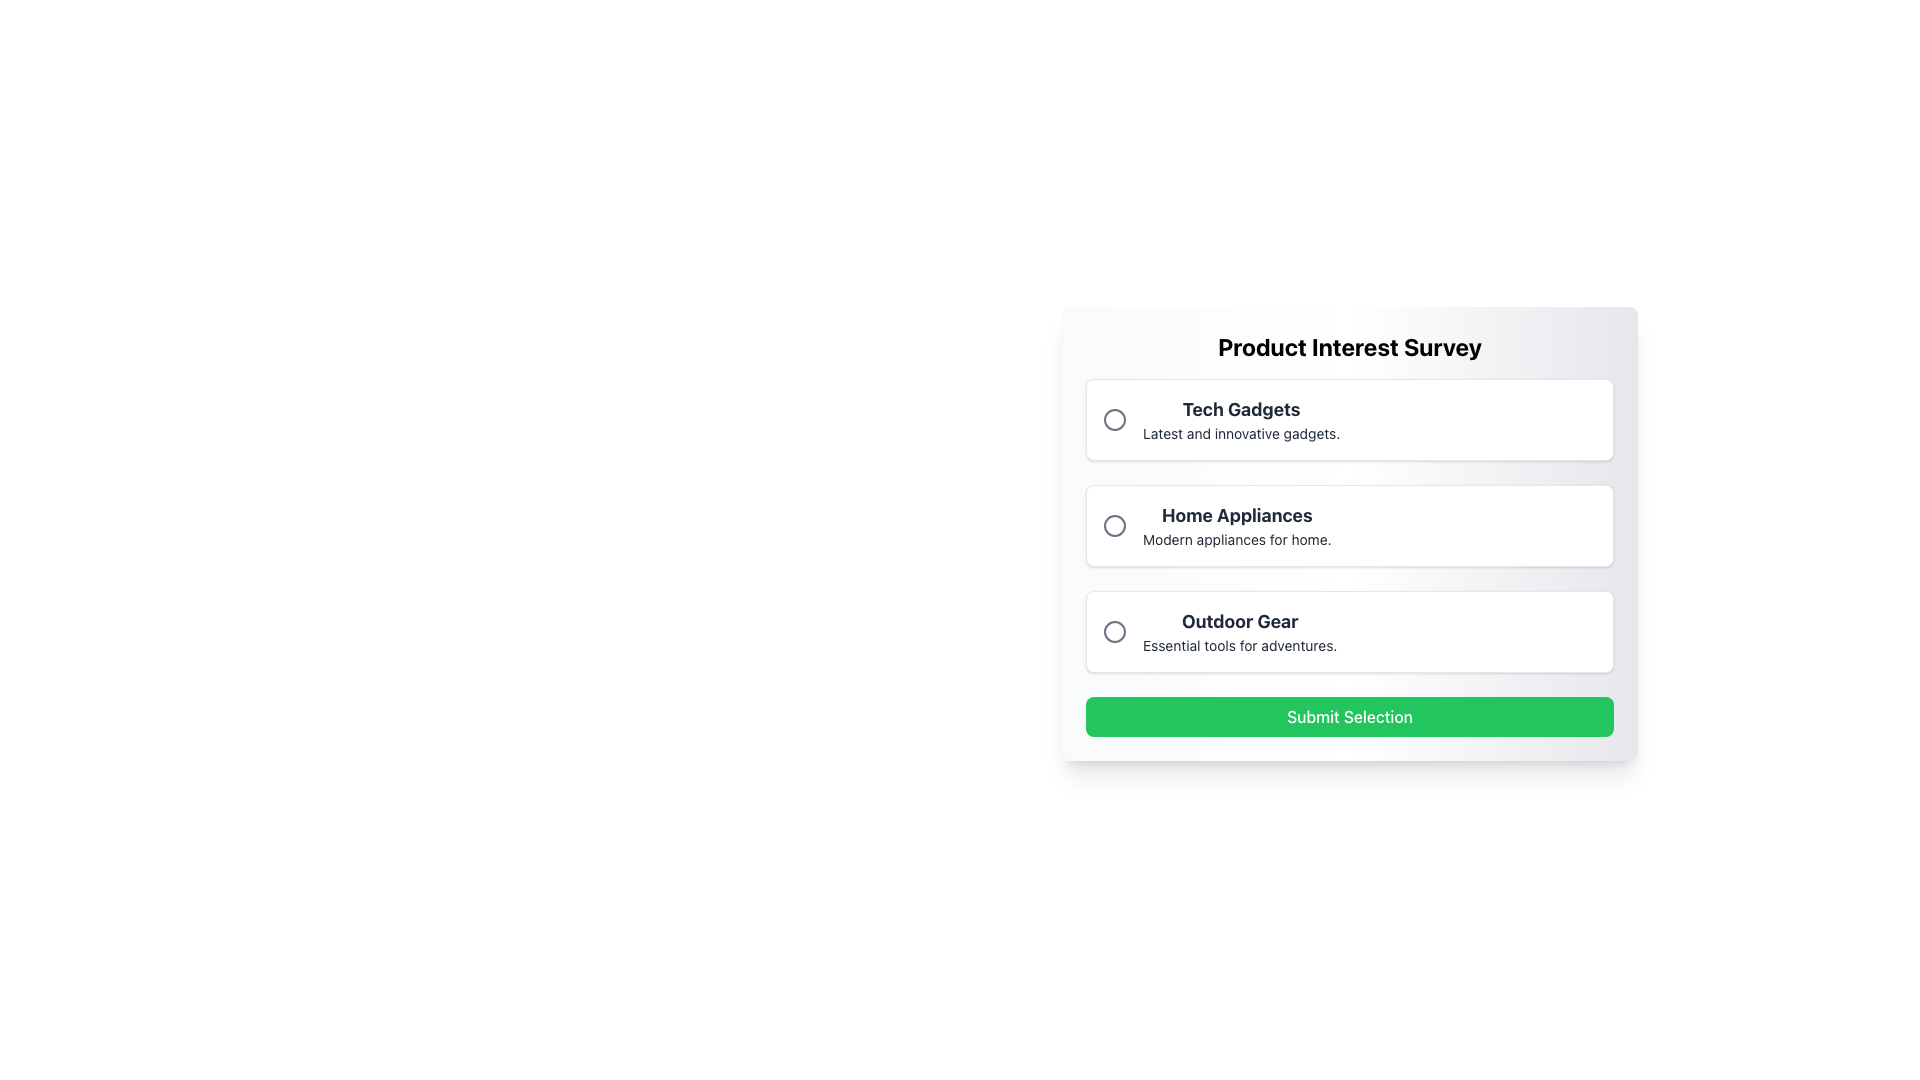 The width and height of the screenshot is (1920, 1080). I want to click on the 'Home Appliances' text label which serves as the title for the selectable card option in the 'Product Interest Survey', so click(1236, 515).